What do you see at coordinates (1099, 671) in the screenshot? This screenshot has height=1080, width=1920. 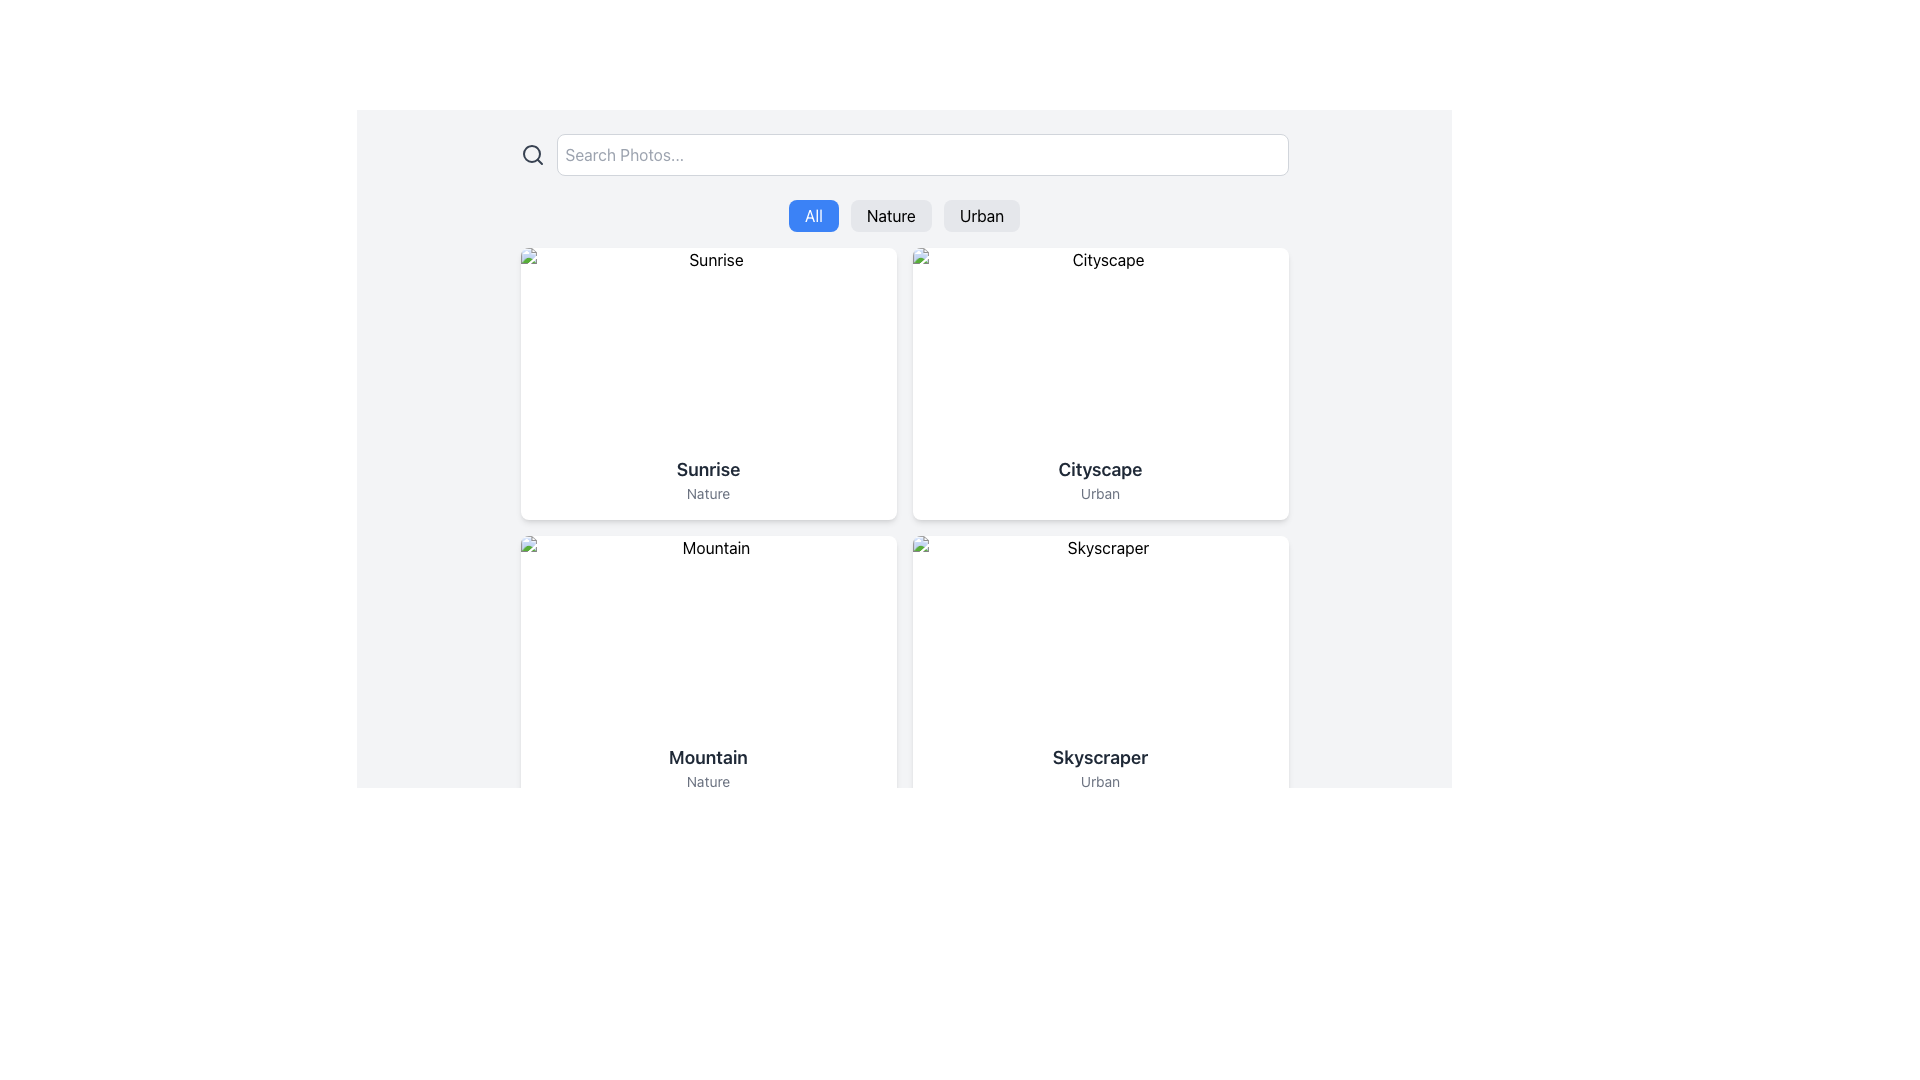 I see `the fourth card component featuring a white background with an image of a skyscraper, a bold title 'Skyscraper', and a subtitle 'Urban' located in the bottom right corner of the grid layout` at bounding box center [1099, 671].